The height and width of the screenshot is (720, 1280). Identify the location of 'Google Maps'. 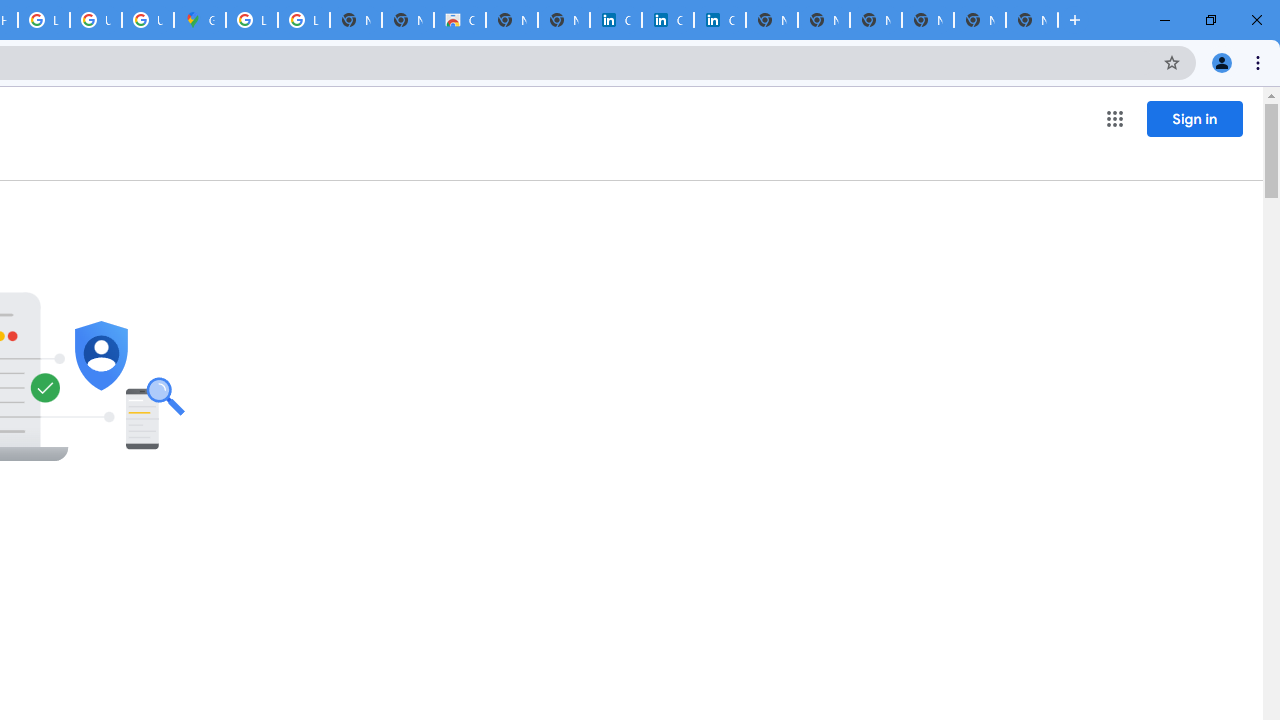
(200, 20).